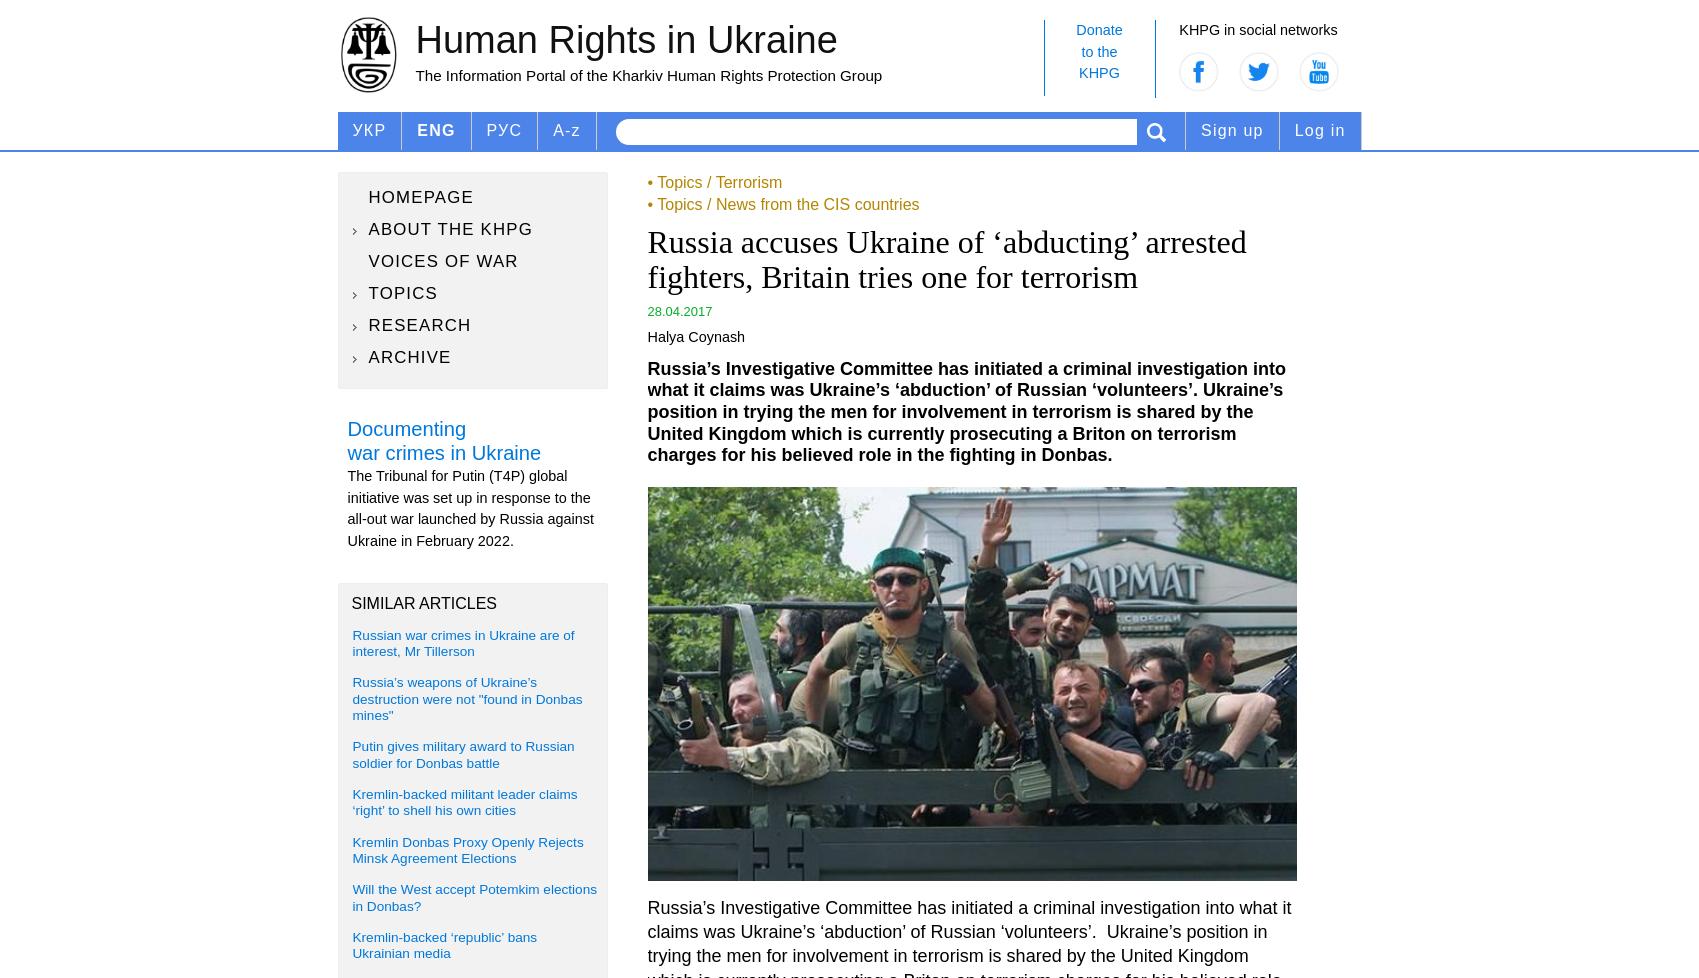 This screenshot has width=1699, height=978. Describe the element at coordinates (406, 428) in the screenshot. I see `'Documenting'` at that location.